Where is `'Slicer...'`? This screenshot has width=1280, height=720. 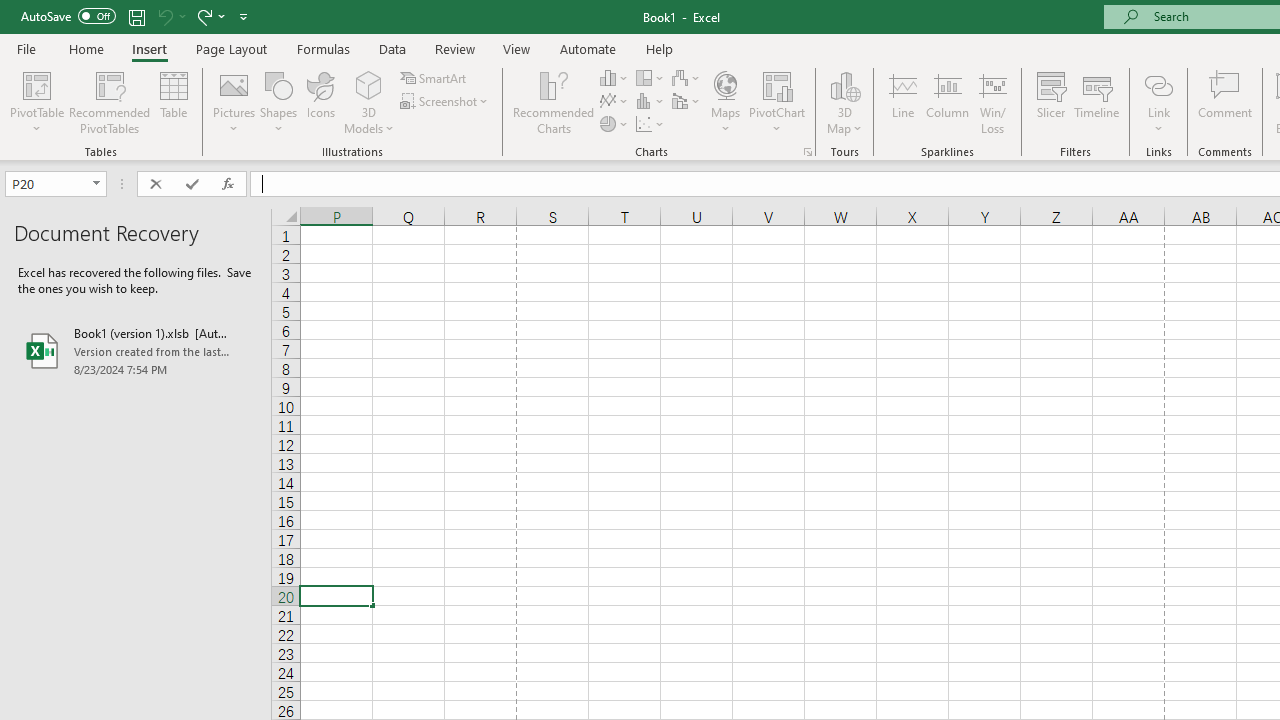
'Slicer...' is located at coordinates (1050, 103).